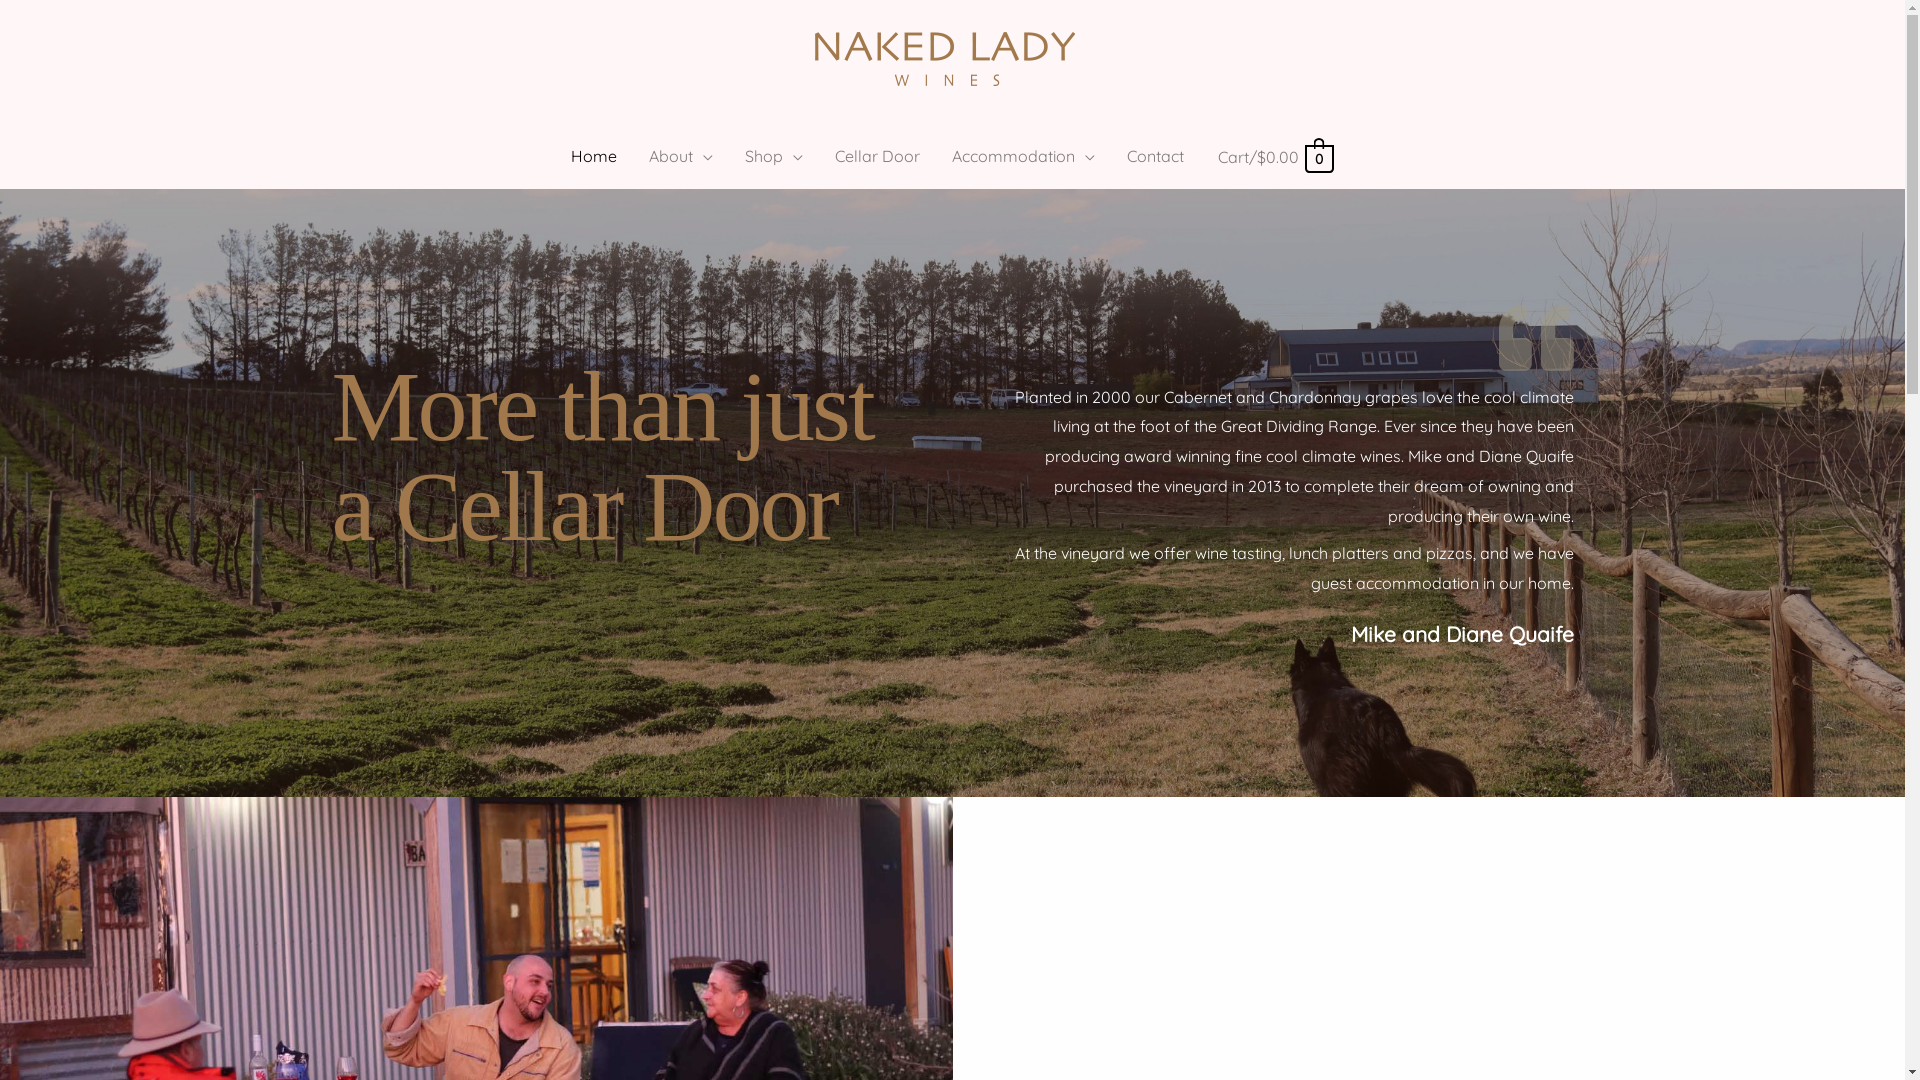 This screenshot has width=1920, height=1080. What do you see at coordinates (1274, 156) in the screenshot?
I see `'Cart/$0.00 0'` at bounding box center [1274, 156].